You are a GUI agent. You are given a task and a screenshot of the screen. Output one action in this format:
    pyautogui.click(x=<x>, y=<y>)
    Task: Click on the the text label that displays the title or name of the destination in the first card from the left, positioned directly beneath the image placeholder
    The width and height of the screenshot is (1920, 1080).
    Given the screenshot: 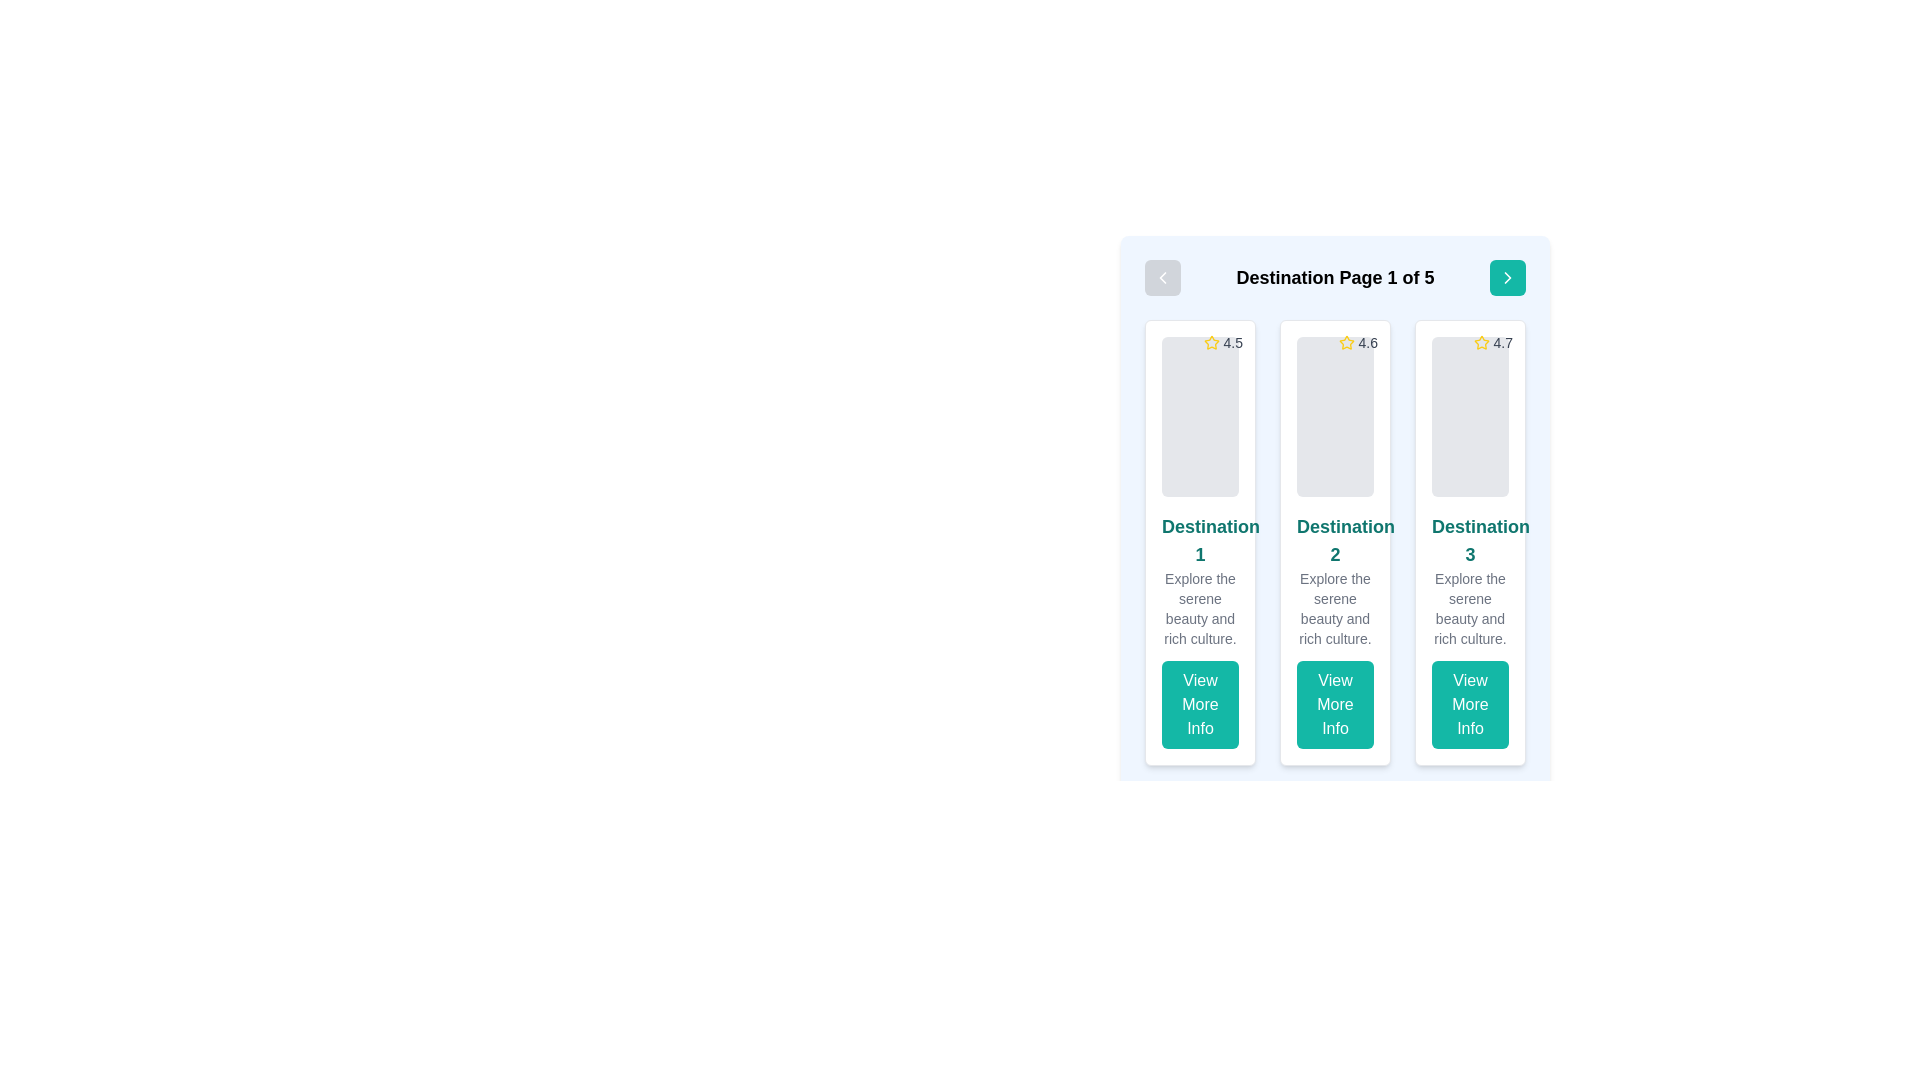 What is the action you would take?
    pyautogui.click(x=1200, y=540)
    